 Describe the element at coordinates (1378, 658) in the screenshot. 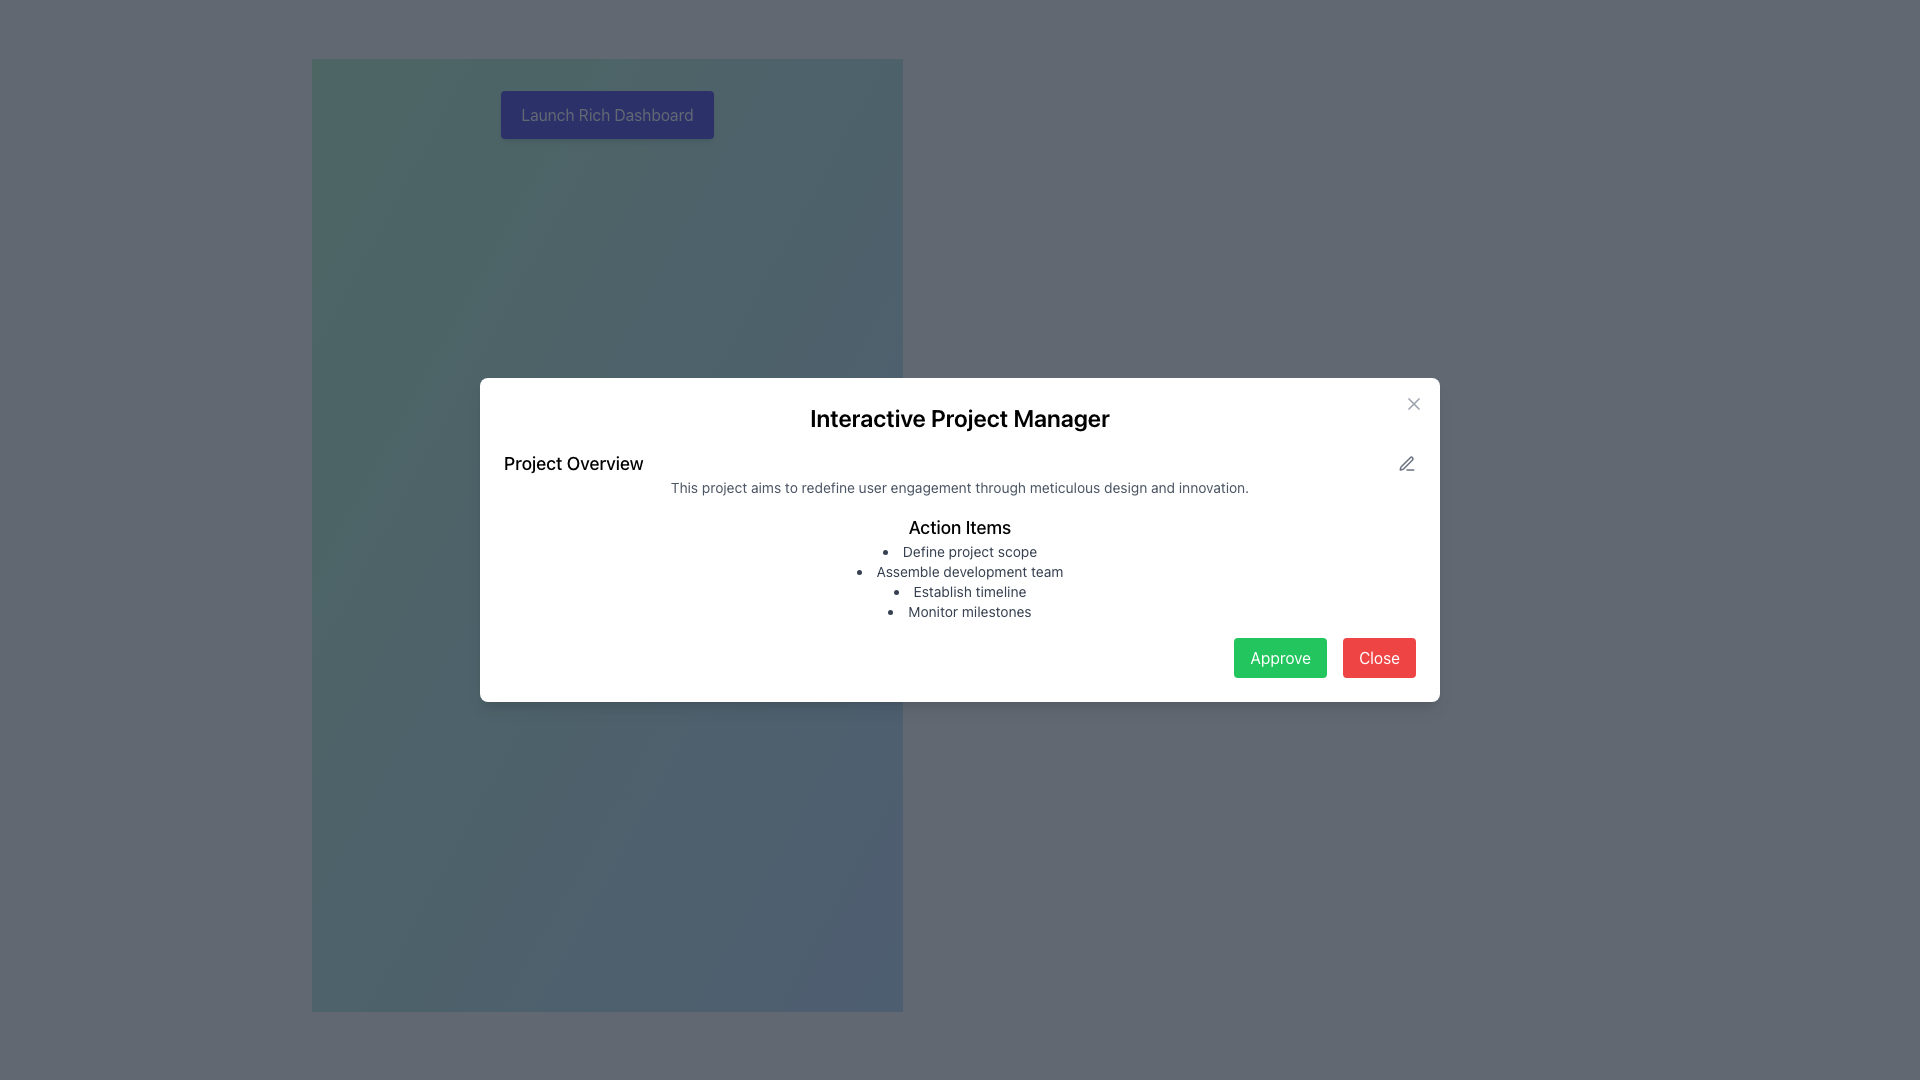

I see `the 'Close' button, which is a red button with white text, located towards the bottom-right of a panel in a modal, to observe the hover effect` at that location.